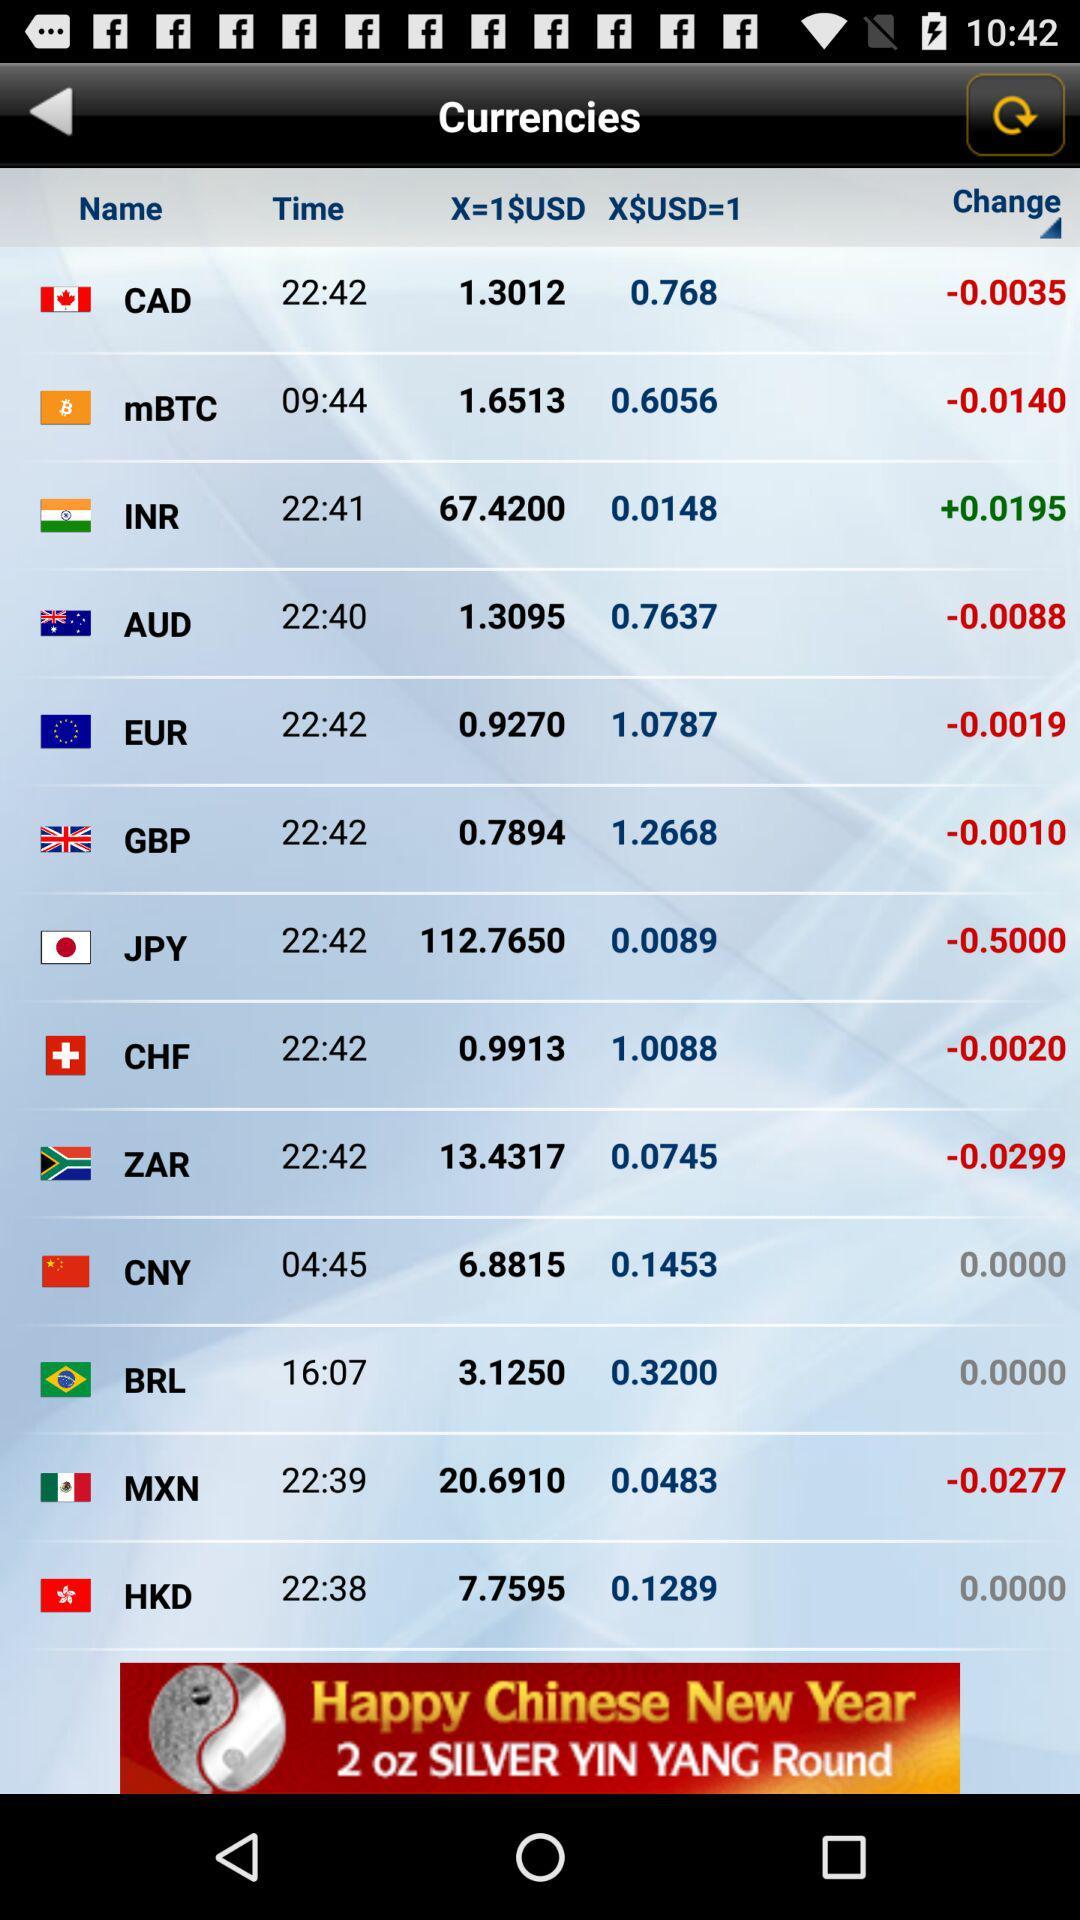  Describe the element at coordinates (50, 114) in the screenshot. I see `back button` at that location.